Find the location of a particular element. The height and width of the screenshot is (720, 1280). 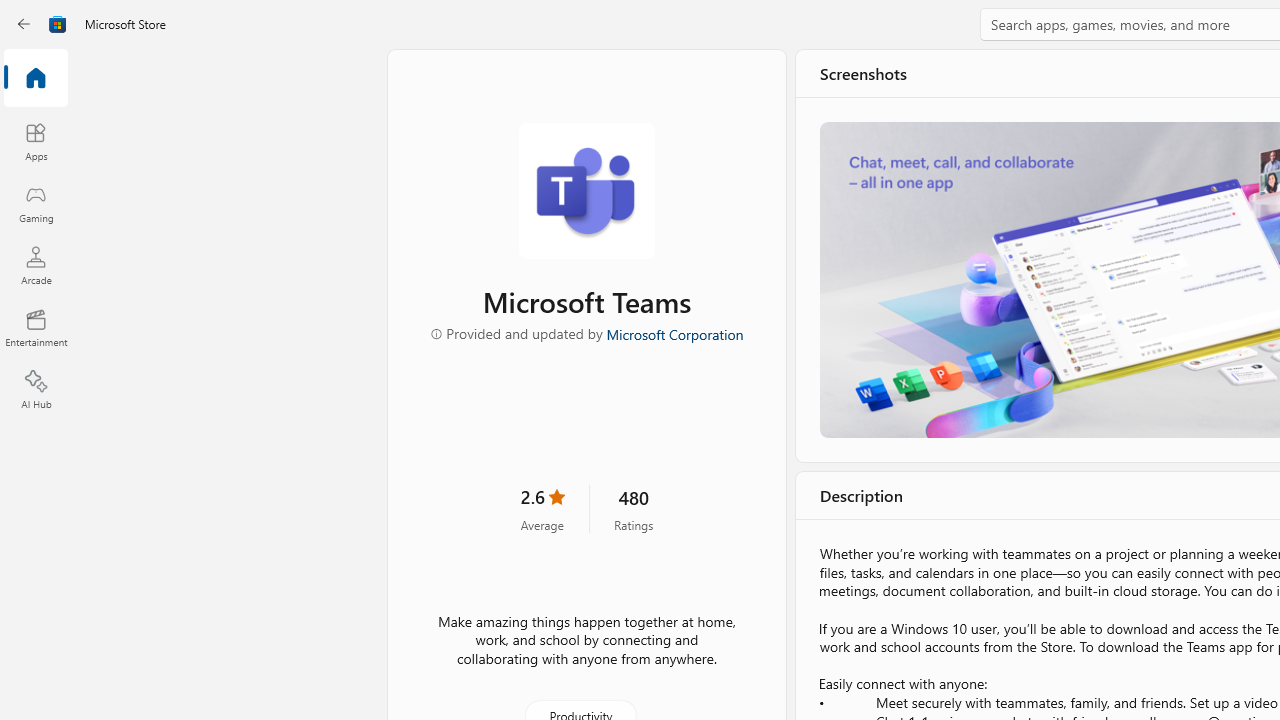

'2.6 stars. Click to skip to ratings and reviews' is located at coordinates (542, 506).